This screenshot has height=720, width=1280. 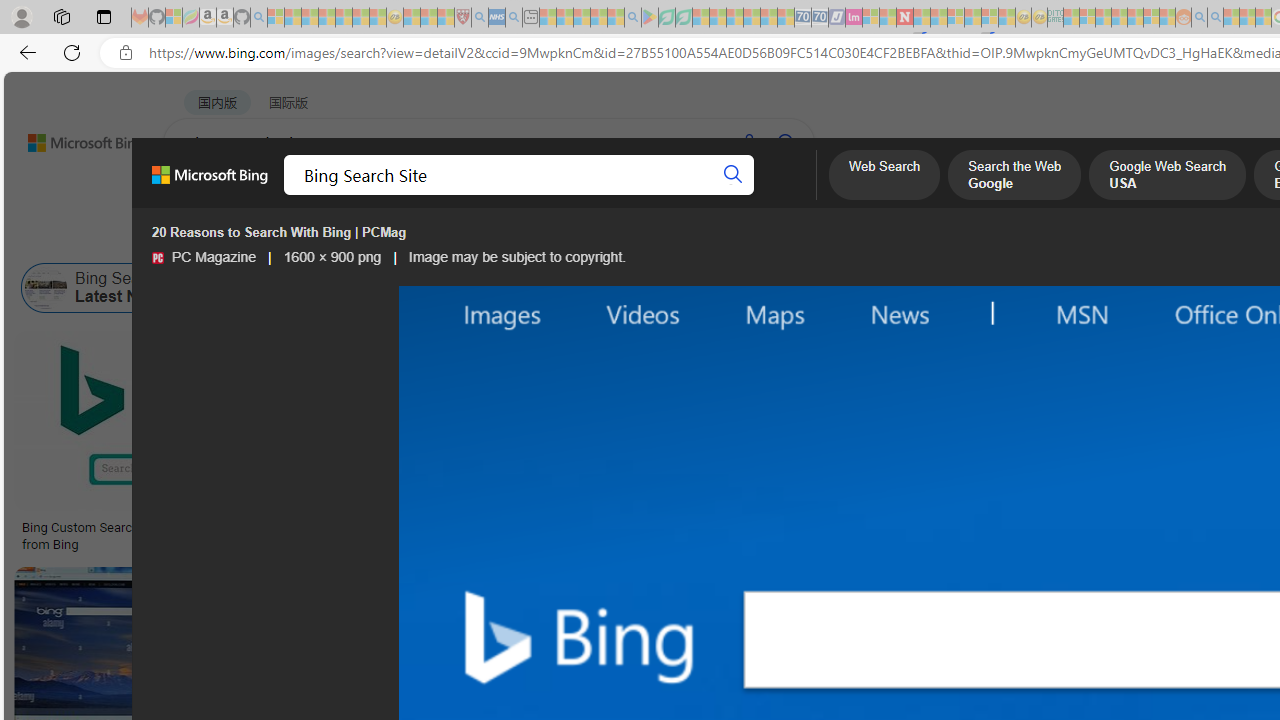 I want to click on 'Bing Search Latest News', so click(x=104, y=288).